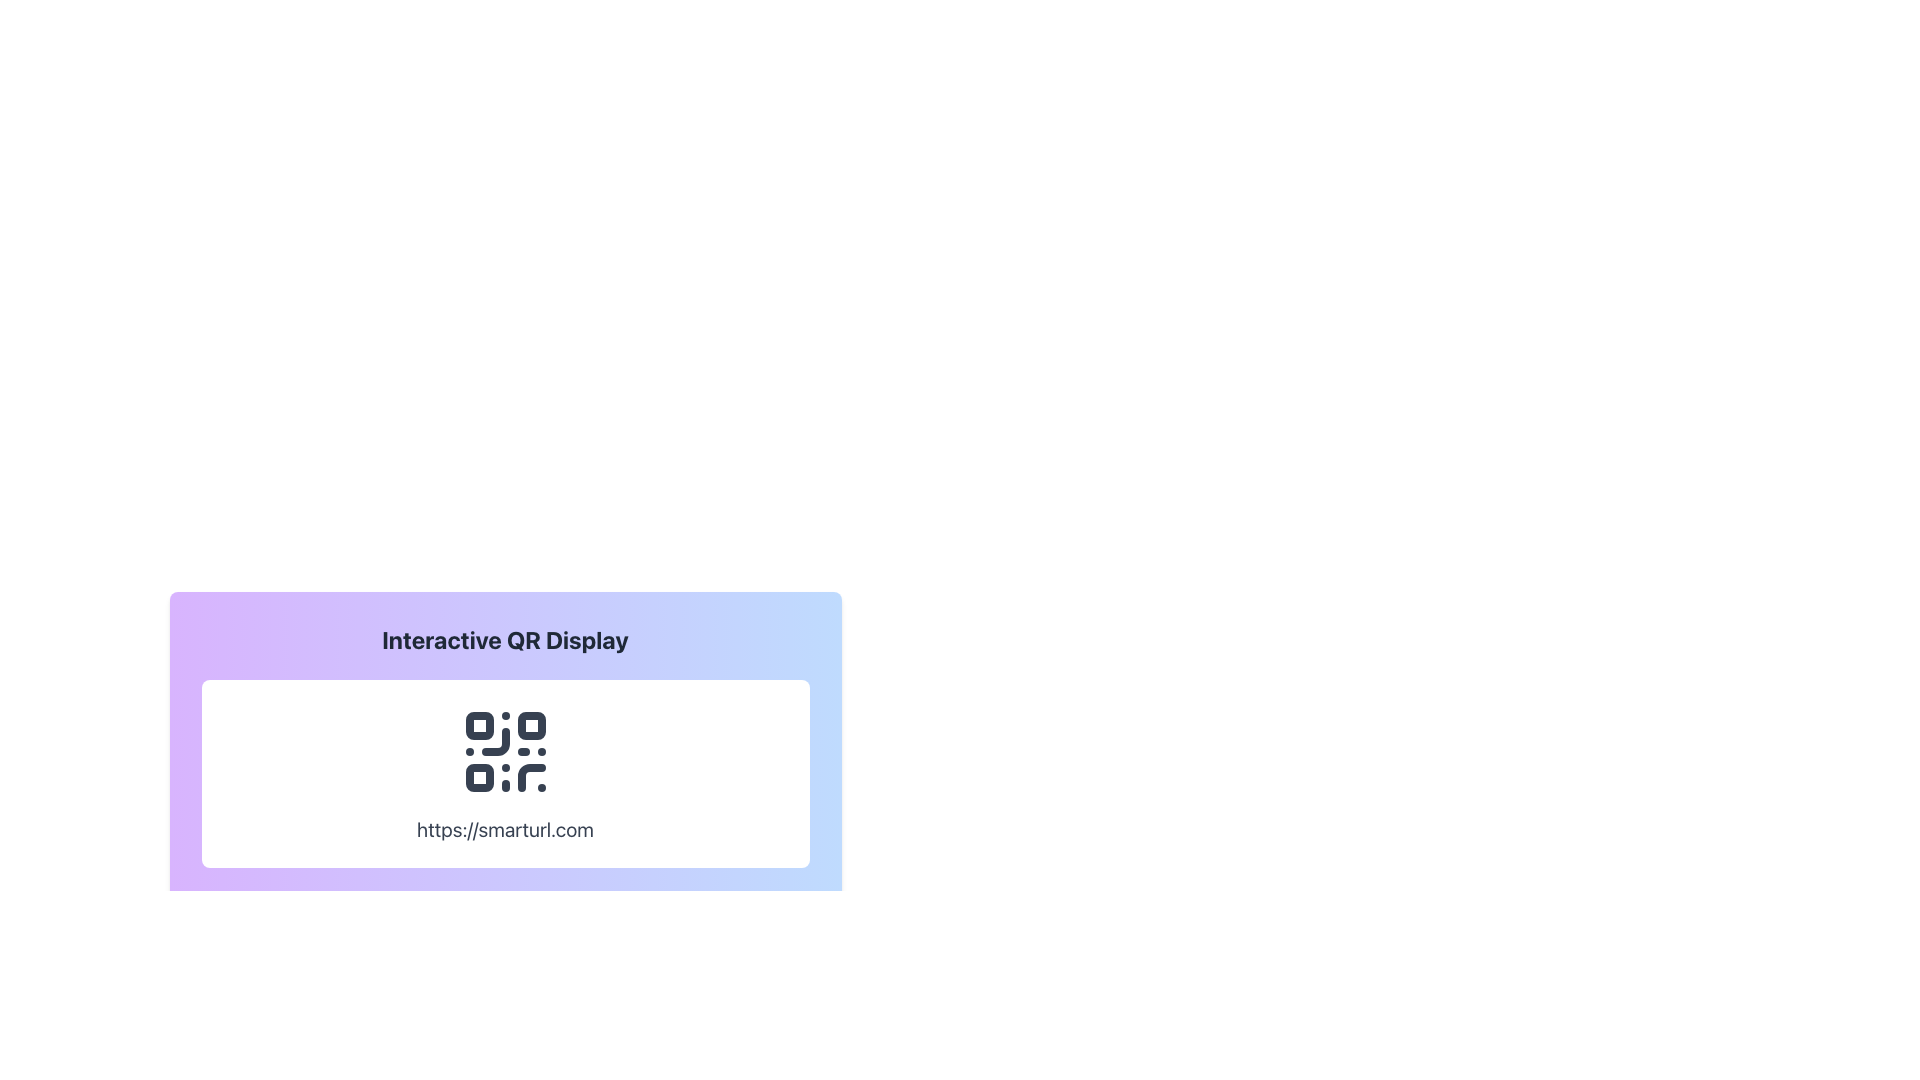  What do you see at coordinates (478, 777) in the screenshot?
I see `the third graphical square in the bottom-left corner of the QR code graphic` at bounding box center [478, 777].